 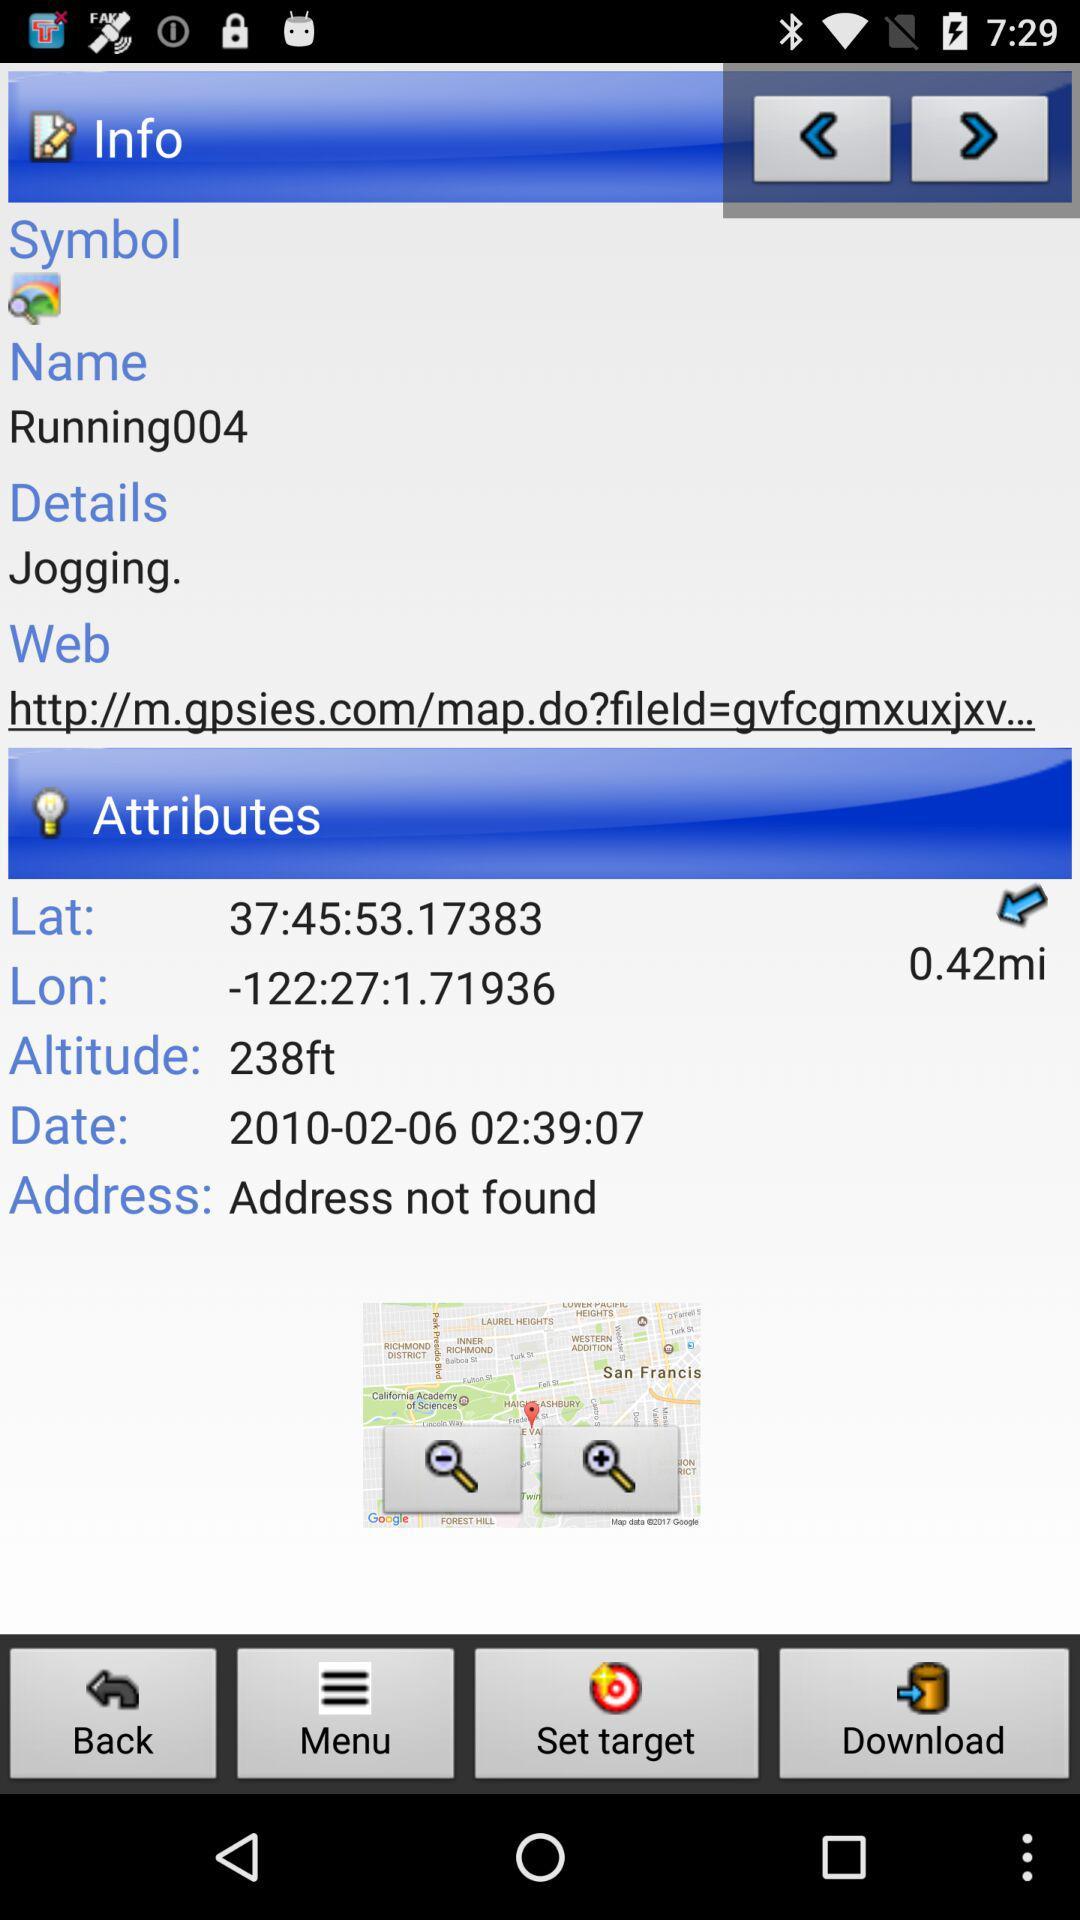 What do you see at coordinates (924, 1718) in the screenshot?
I see `download item` at bounding box center [924, 1718].